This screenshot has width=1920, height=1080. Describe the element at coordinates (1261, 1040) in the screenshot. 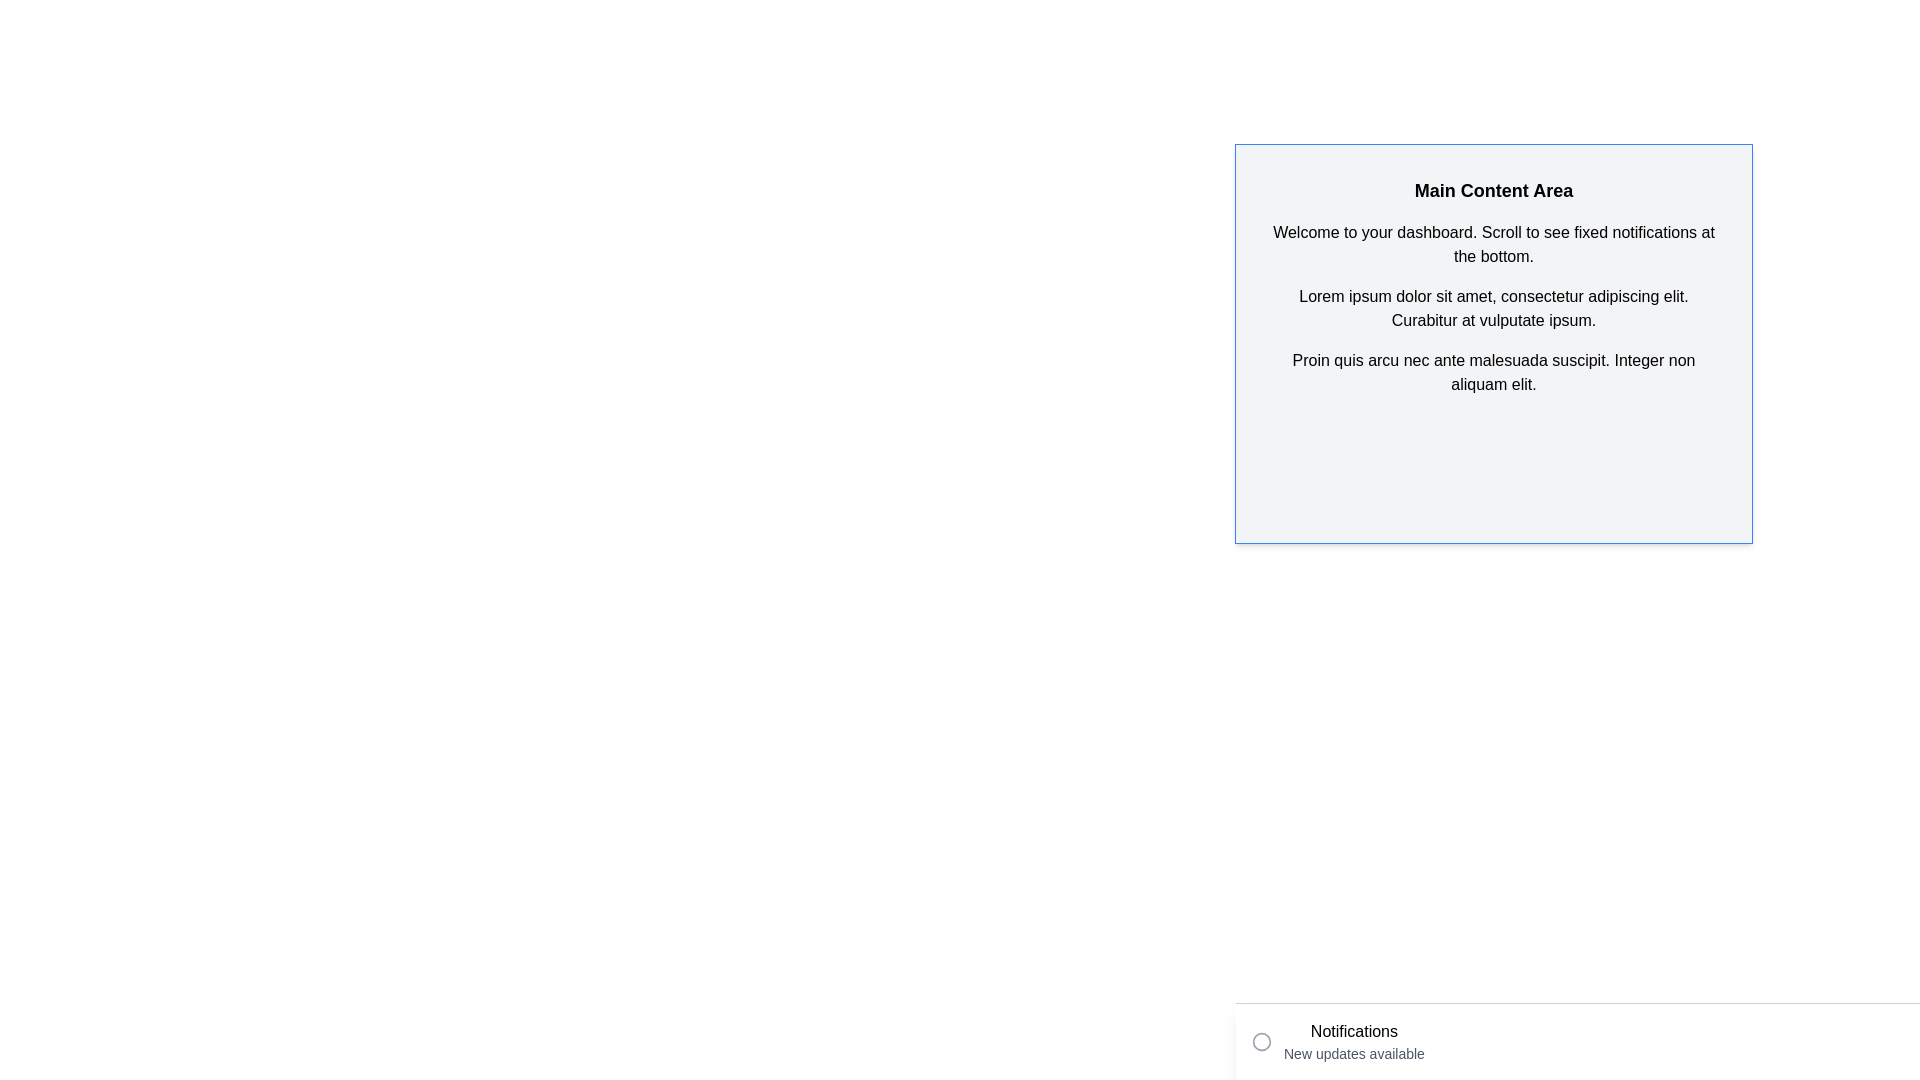

I see `the circular outline icon with a gray stroke color located to the left of the text segment 'Notifications New updates available'` at that location.